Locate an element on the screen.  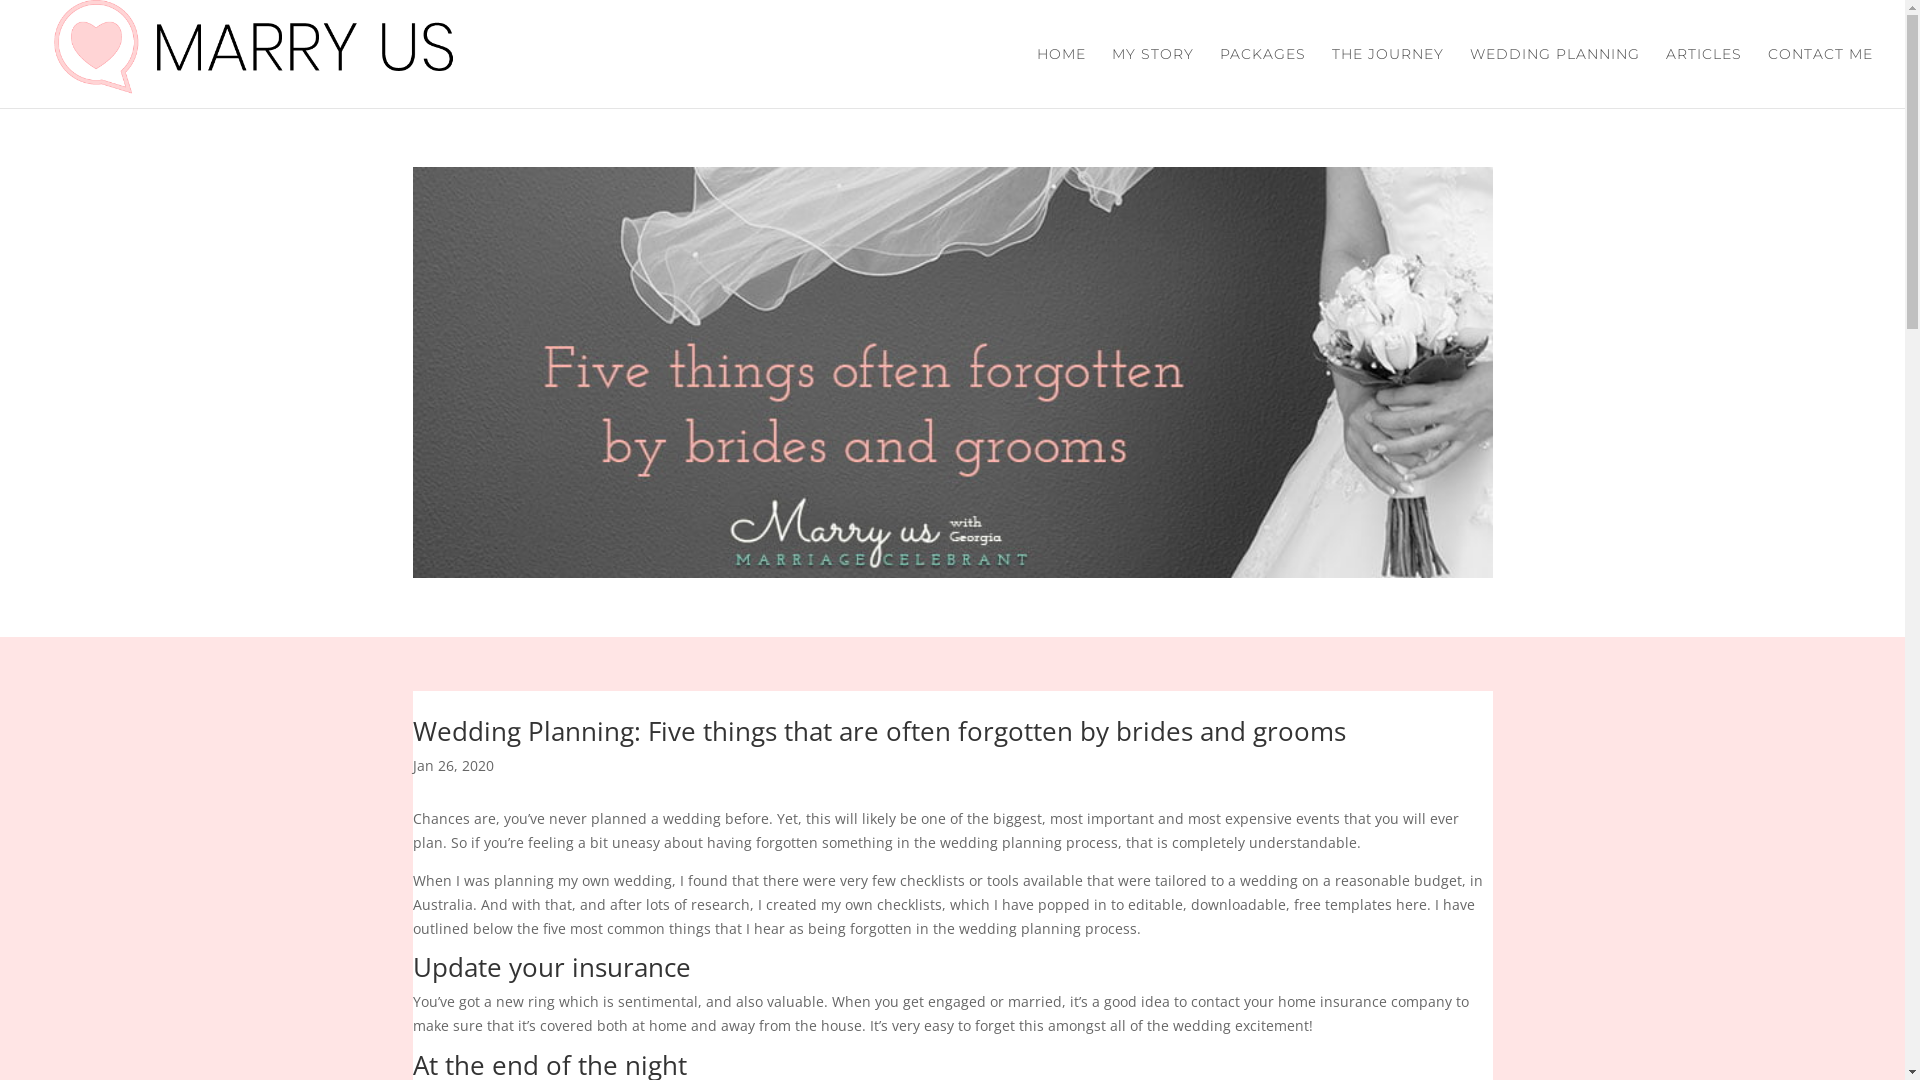
'THE JOURNEY' is located at coordinates (1386, 76).